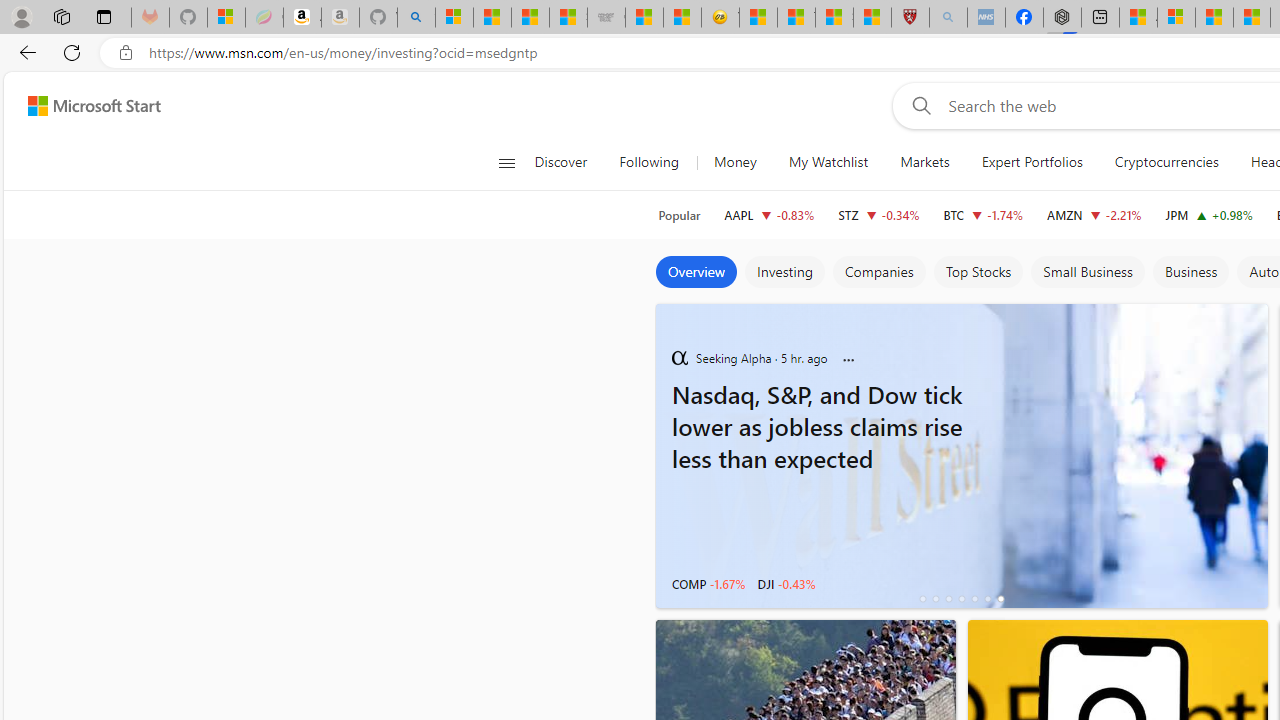 This screenshot has width=1280, height=720. What do you see at coordinates (733, 162) in the screenshot?
I see `'Money'` at bounding box center [733, 162].